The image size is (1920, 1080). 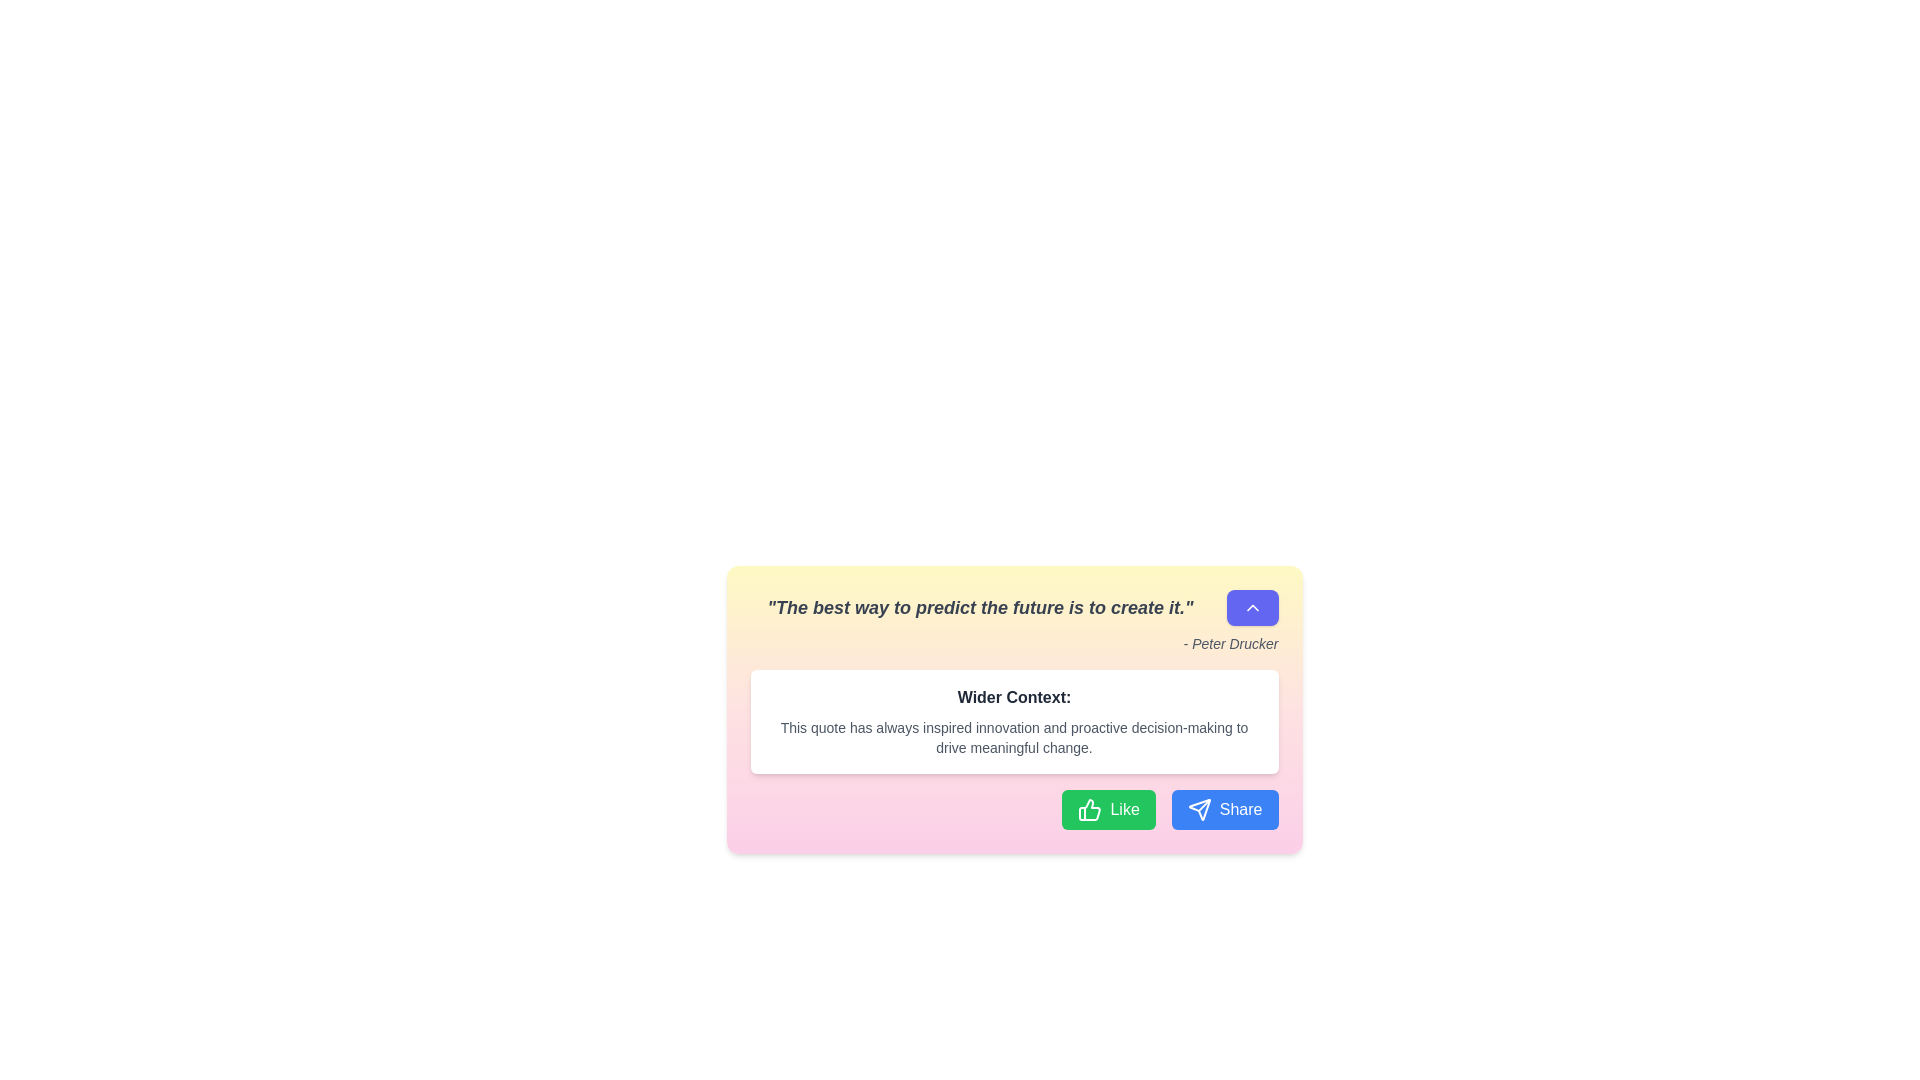 I want to click on the 'Like' icon, which visually represents the action associated with the 'Like' button located at the bottom of the card, to the left of the 'Like' text, so click(x=1089, y=810).